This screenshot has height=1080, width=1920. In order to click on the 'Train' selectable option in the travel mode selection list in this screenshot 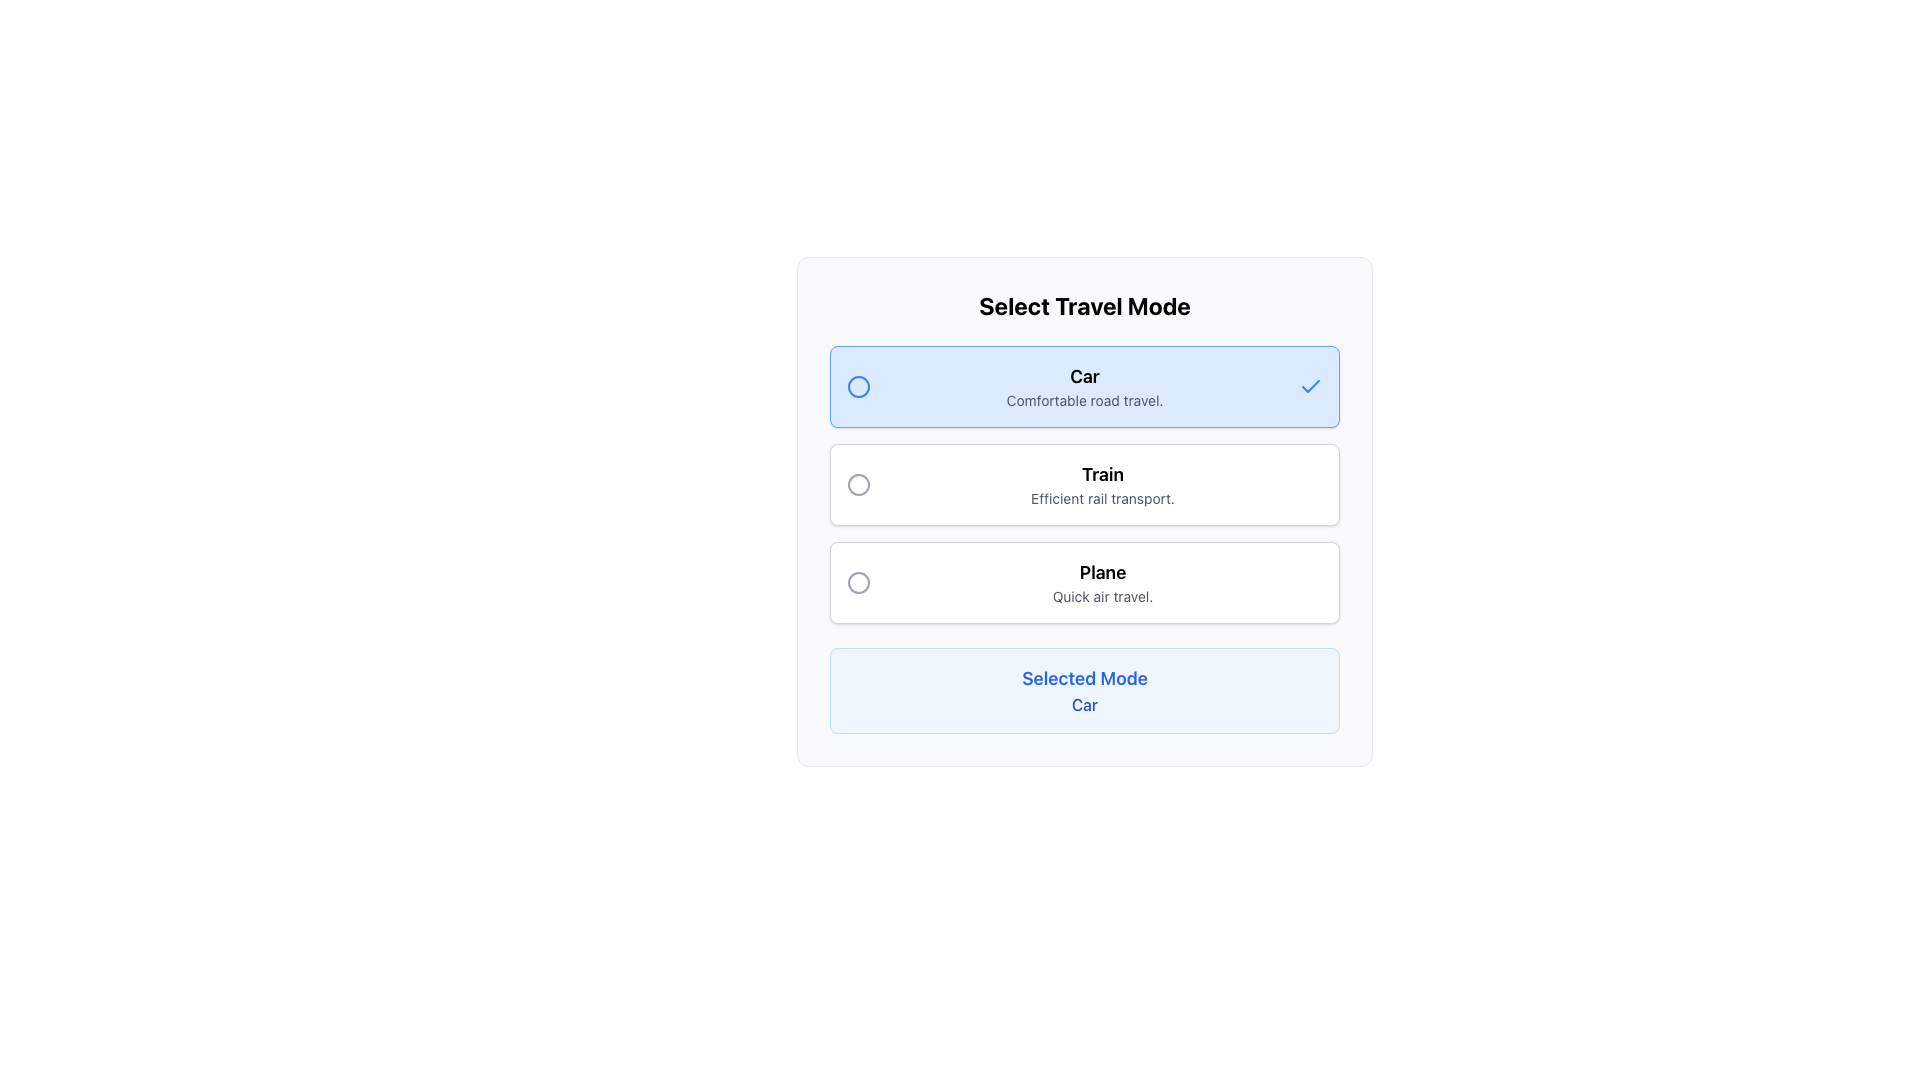, I will do `click(1083, 485)`.